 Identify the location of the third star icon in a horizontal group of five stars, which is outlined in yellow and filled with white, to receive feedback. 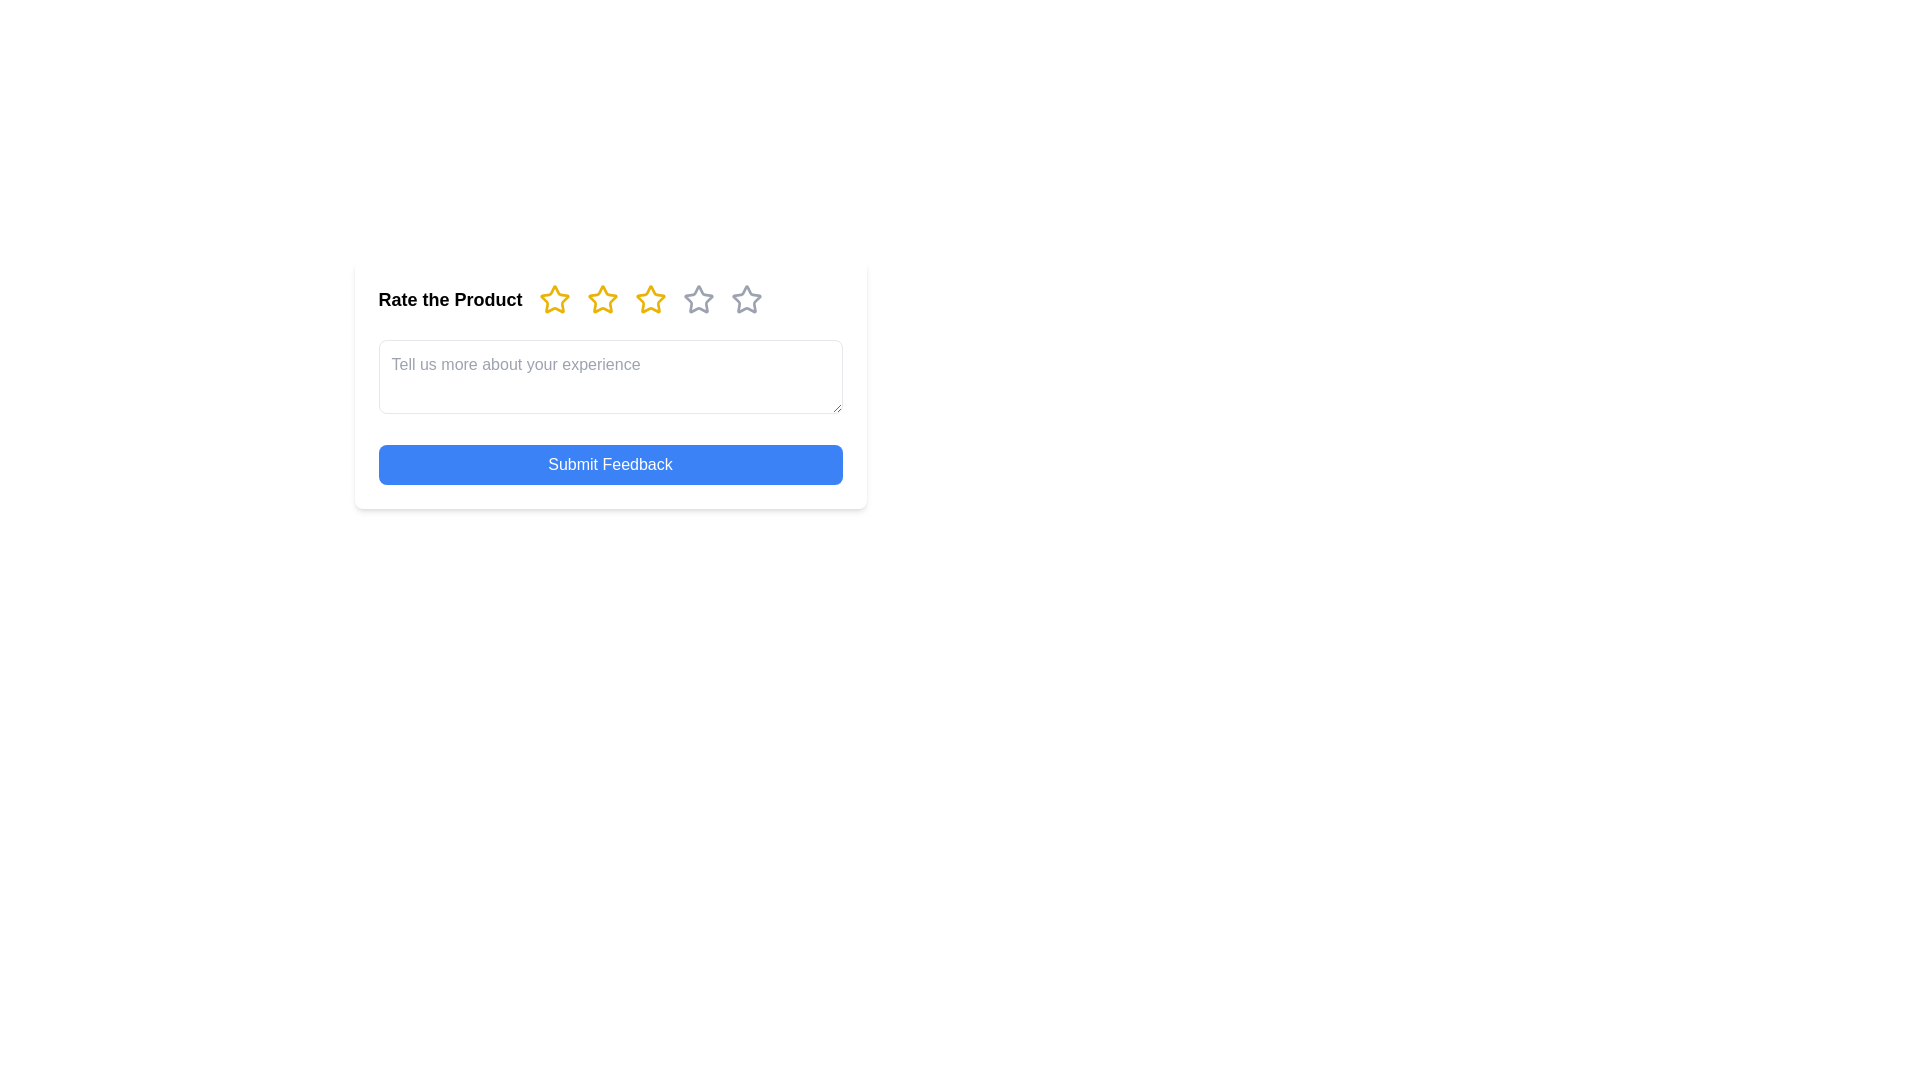
(650, 299).